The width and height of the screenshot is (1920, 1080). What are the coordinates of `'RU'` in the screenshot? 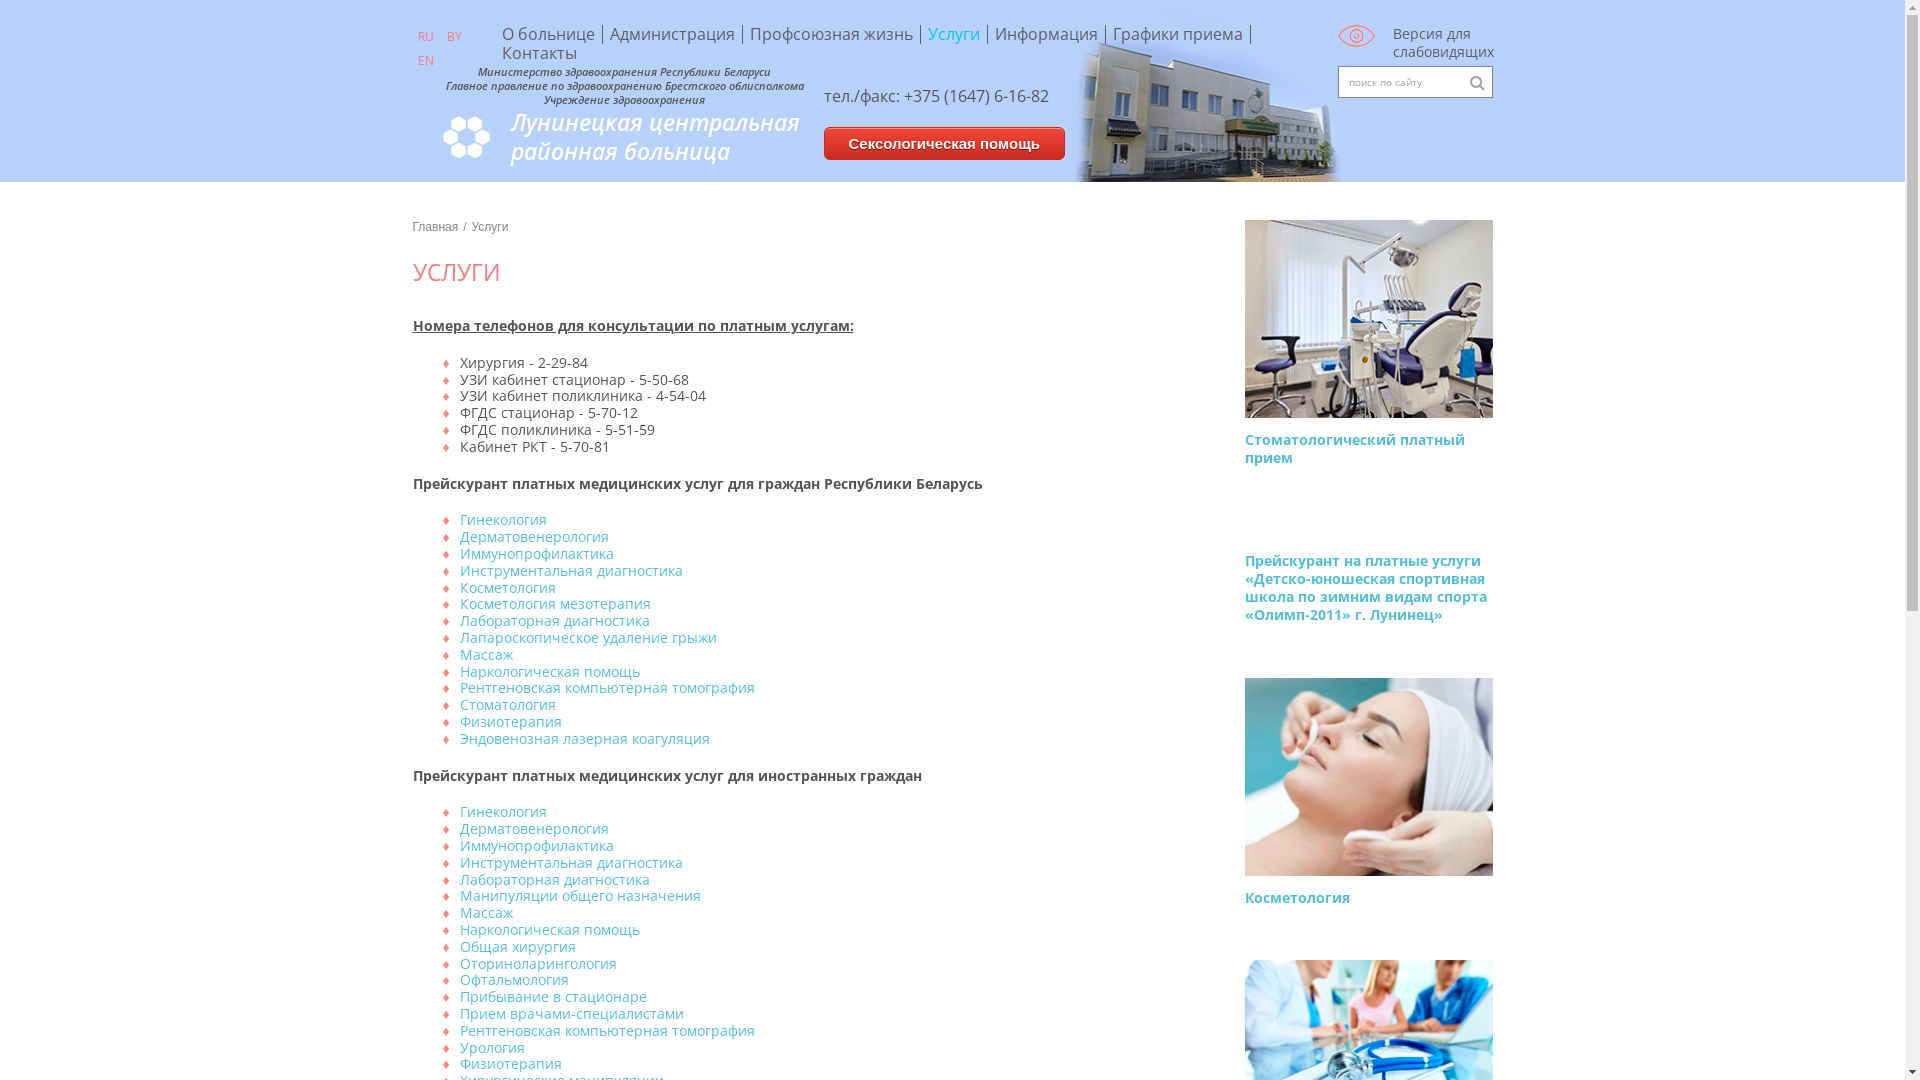 It's located at (424, 37).